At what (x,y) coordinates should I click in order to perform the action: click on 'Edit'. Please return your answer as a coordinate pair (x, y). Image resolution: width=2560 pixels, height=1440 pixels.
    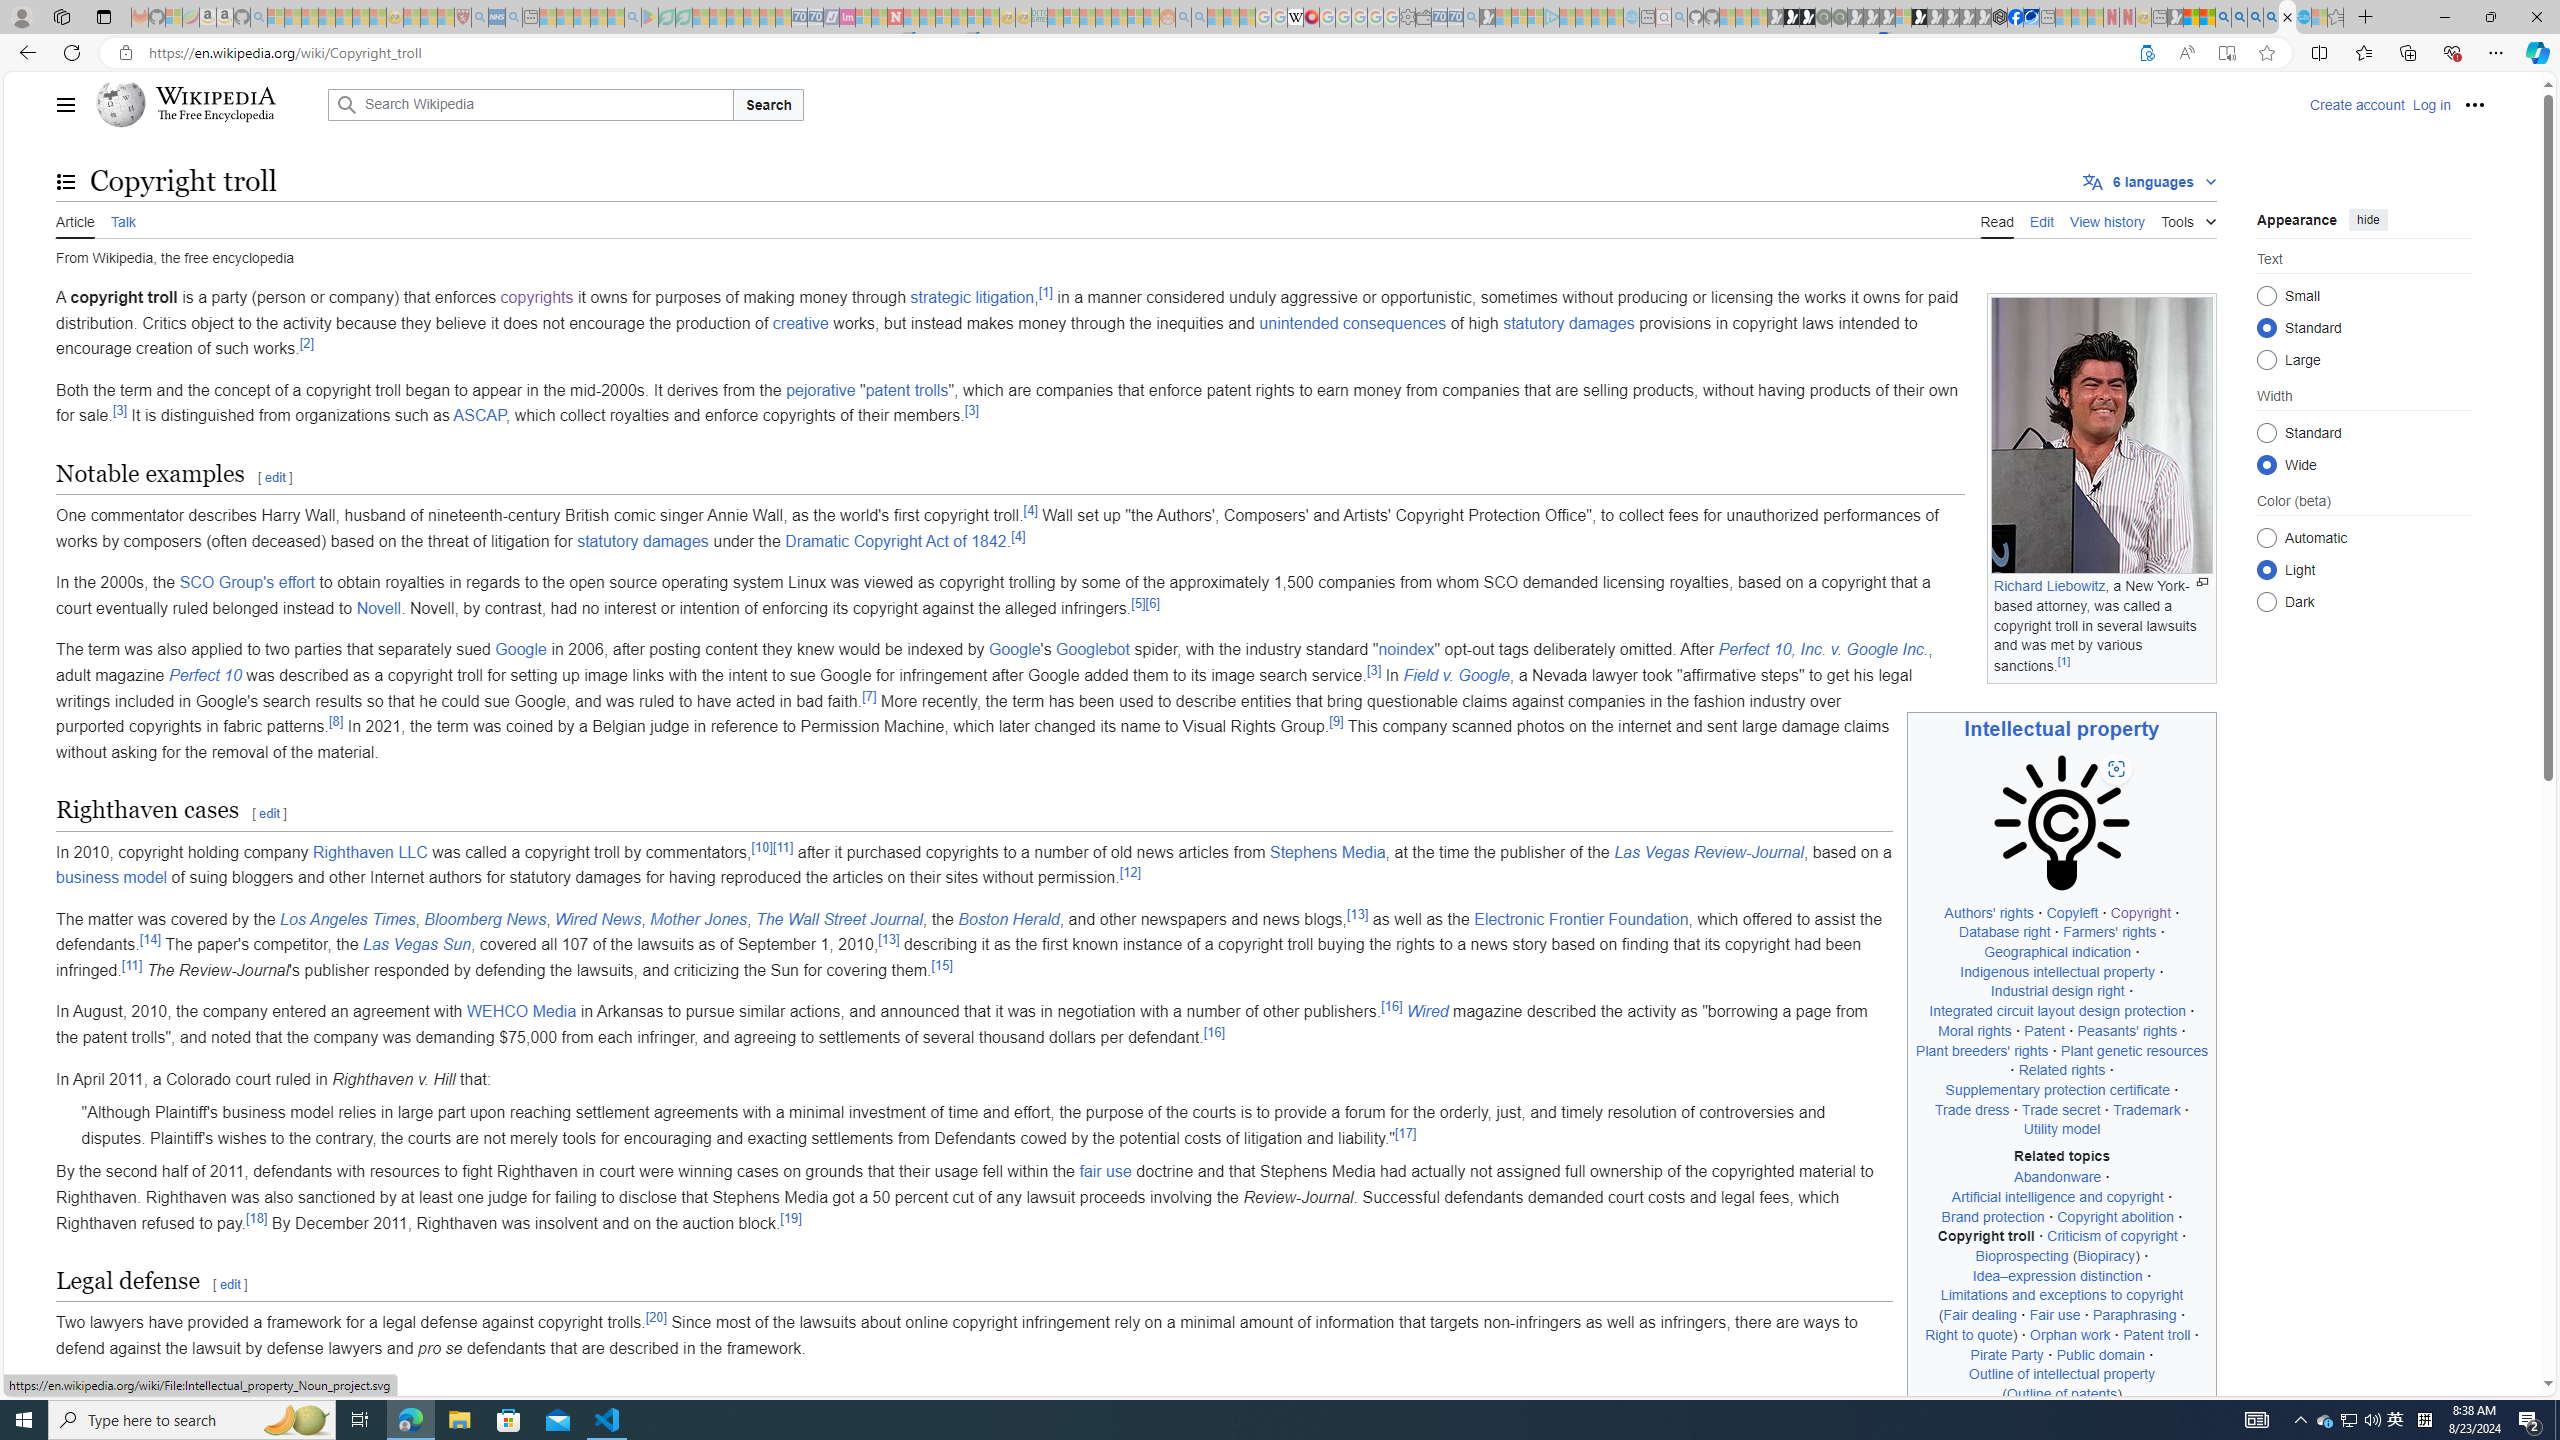
    Looking at the image, I should click on (2042, 219).